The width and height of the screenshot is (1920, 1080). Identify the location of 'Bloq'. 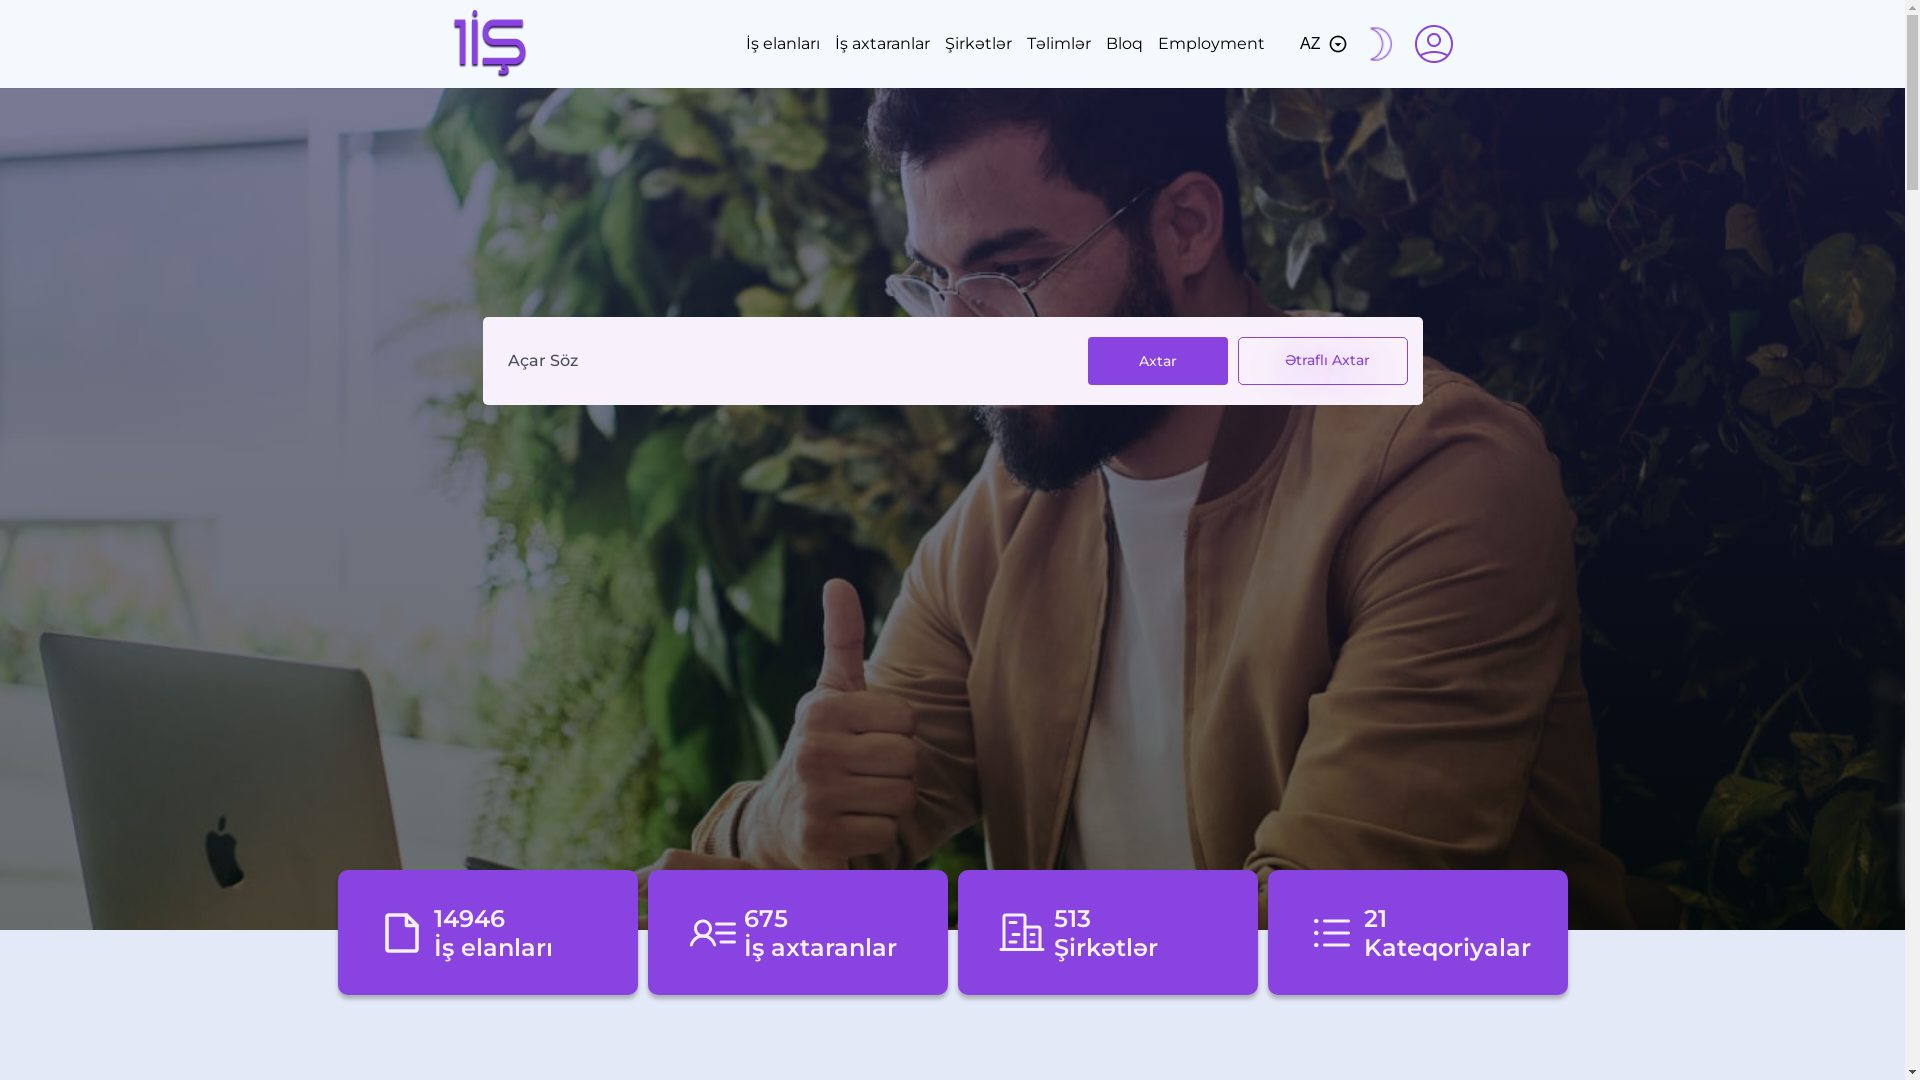
(1124, 43).